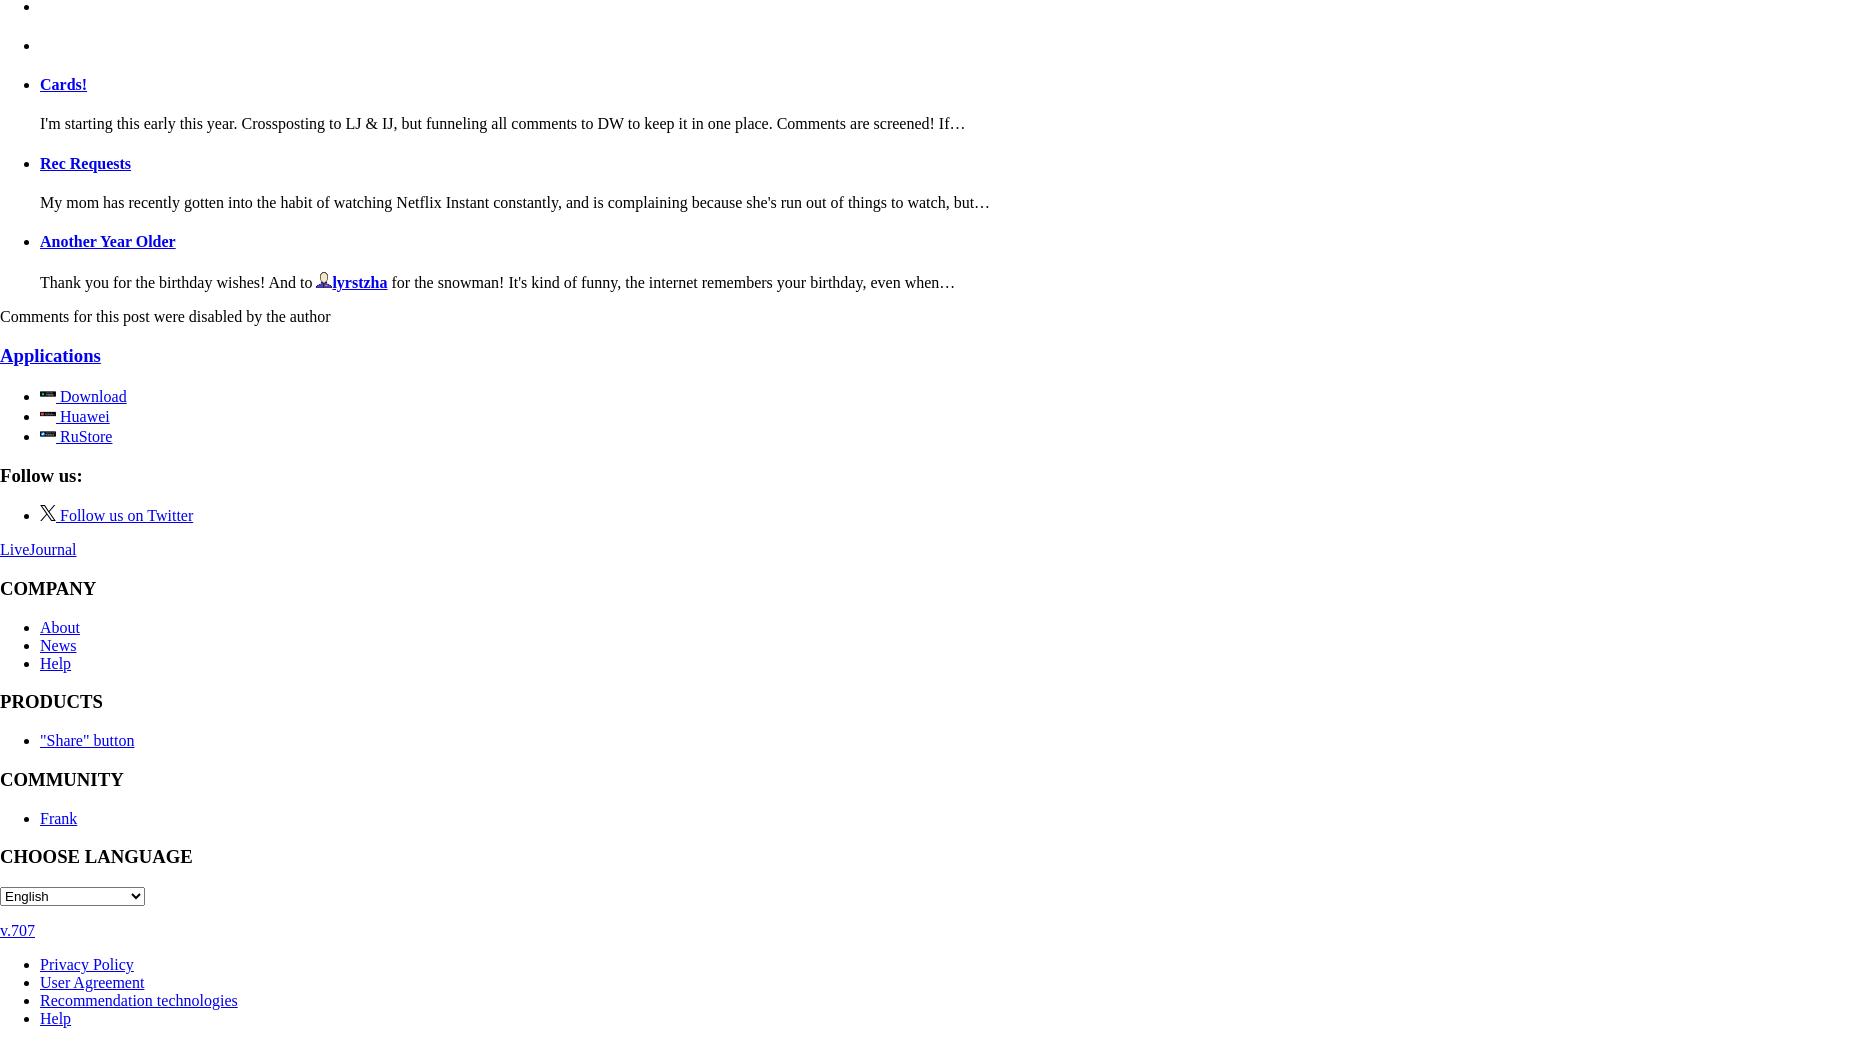 The width and height of the screenshot is (1850, 1043). What do you see at coordinates (48, 354) in the screenshot?
I see `'Applications'` at bounding box center [48, 354].